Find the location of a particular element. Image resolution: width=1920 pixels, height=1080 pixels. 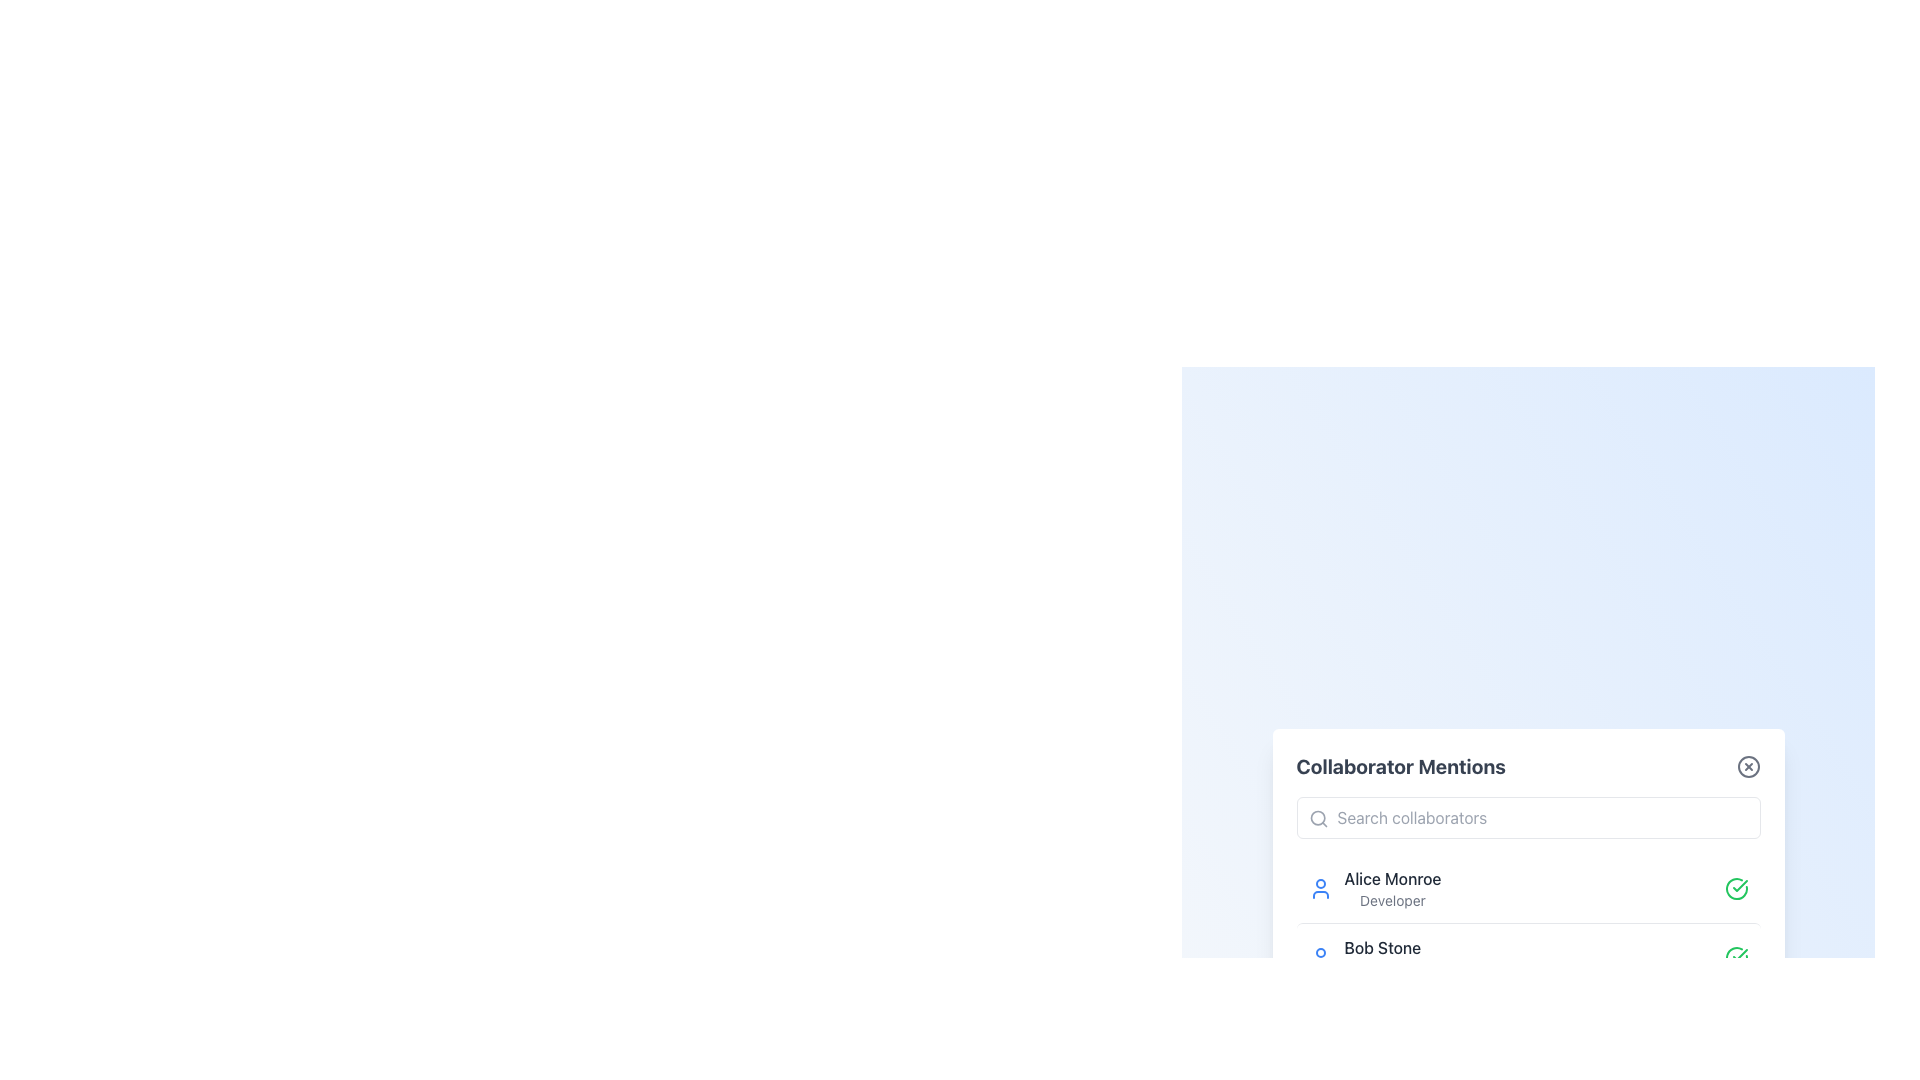

the text display element showing 'Alice Monroe' is located at coordinates (1391, 878).